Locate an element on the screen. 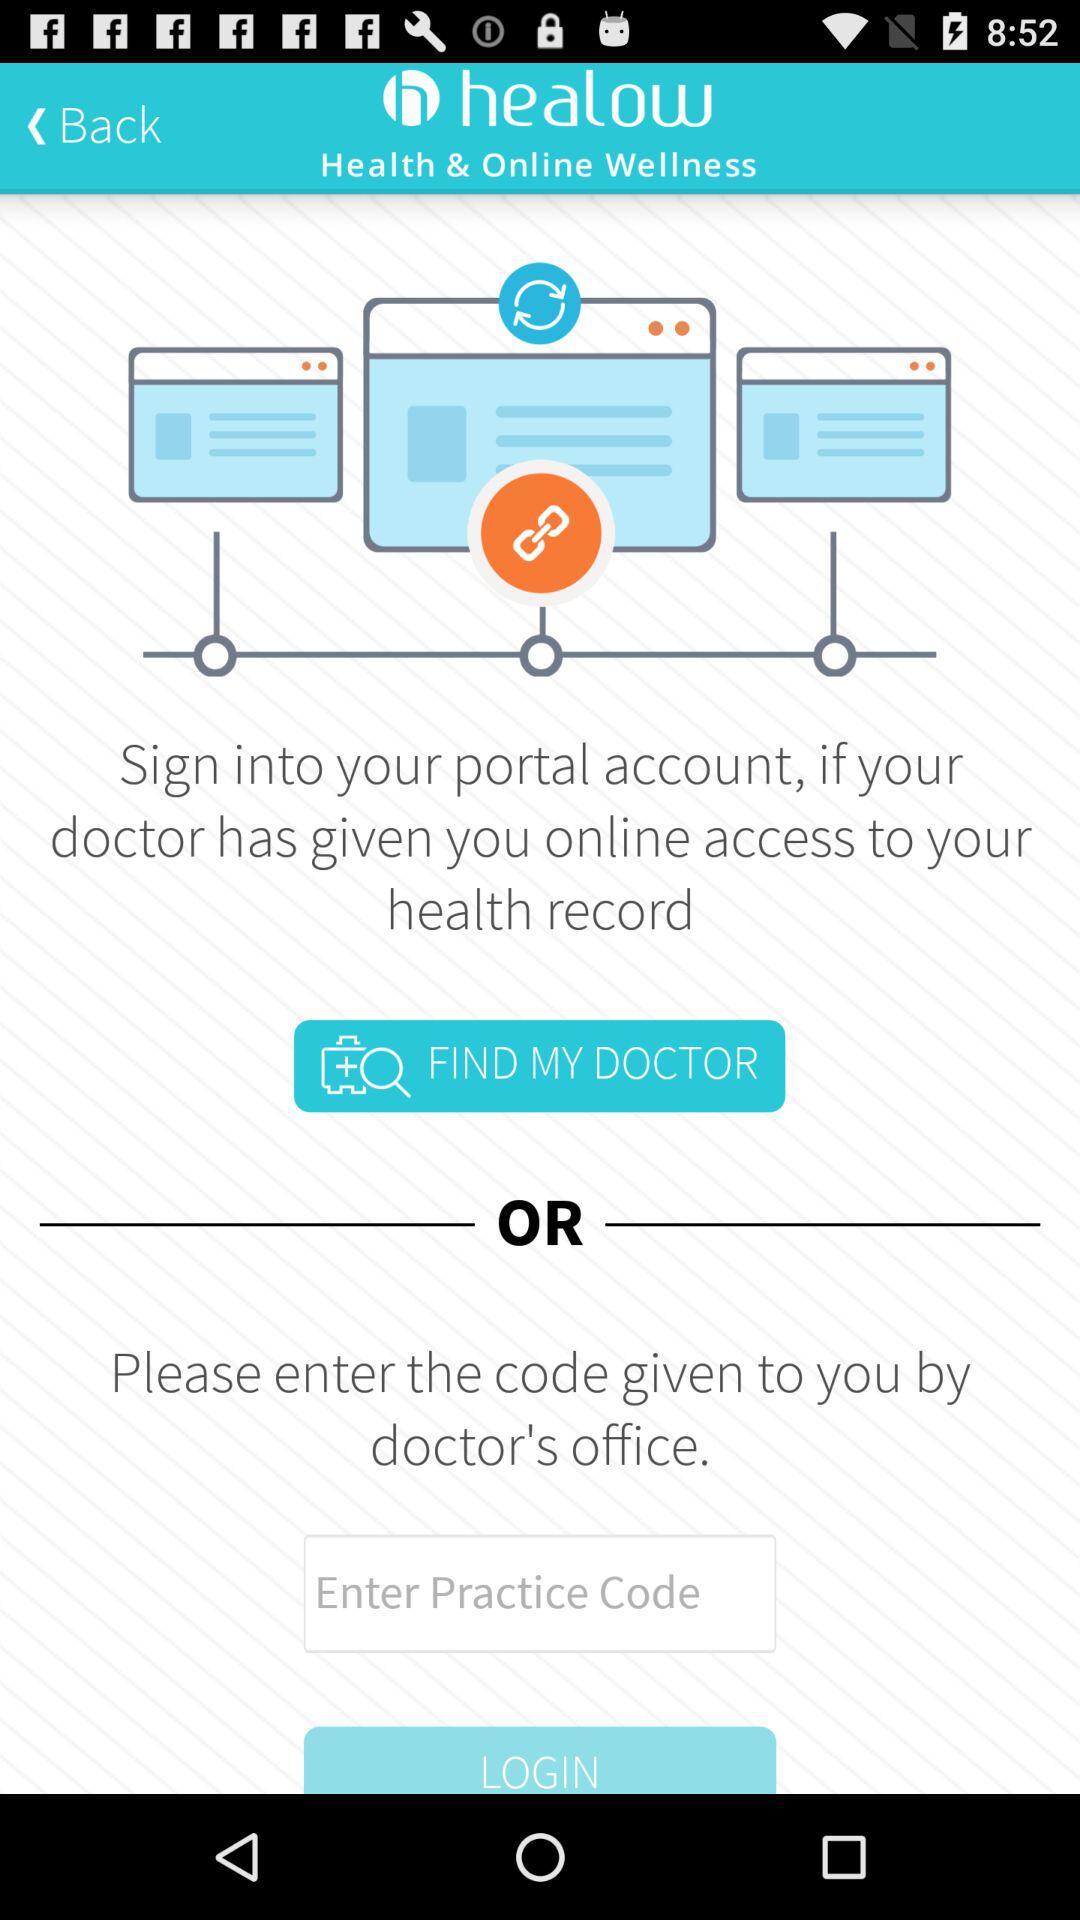  code is located at coordinates (540, 1592).